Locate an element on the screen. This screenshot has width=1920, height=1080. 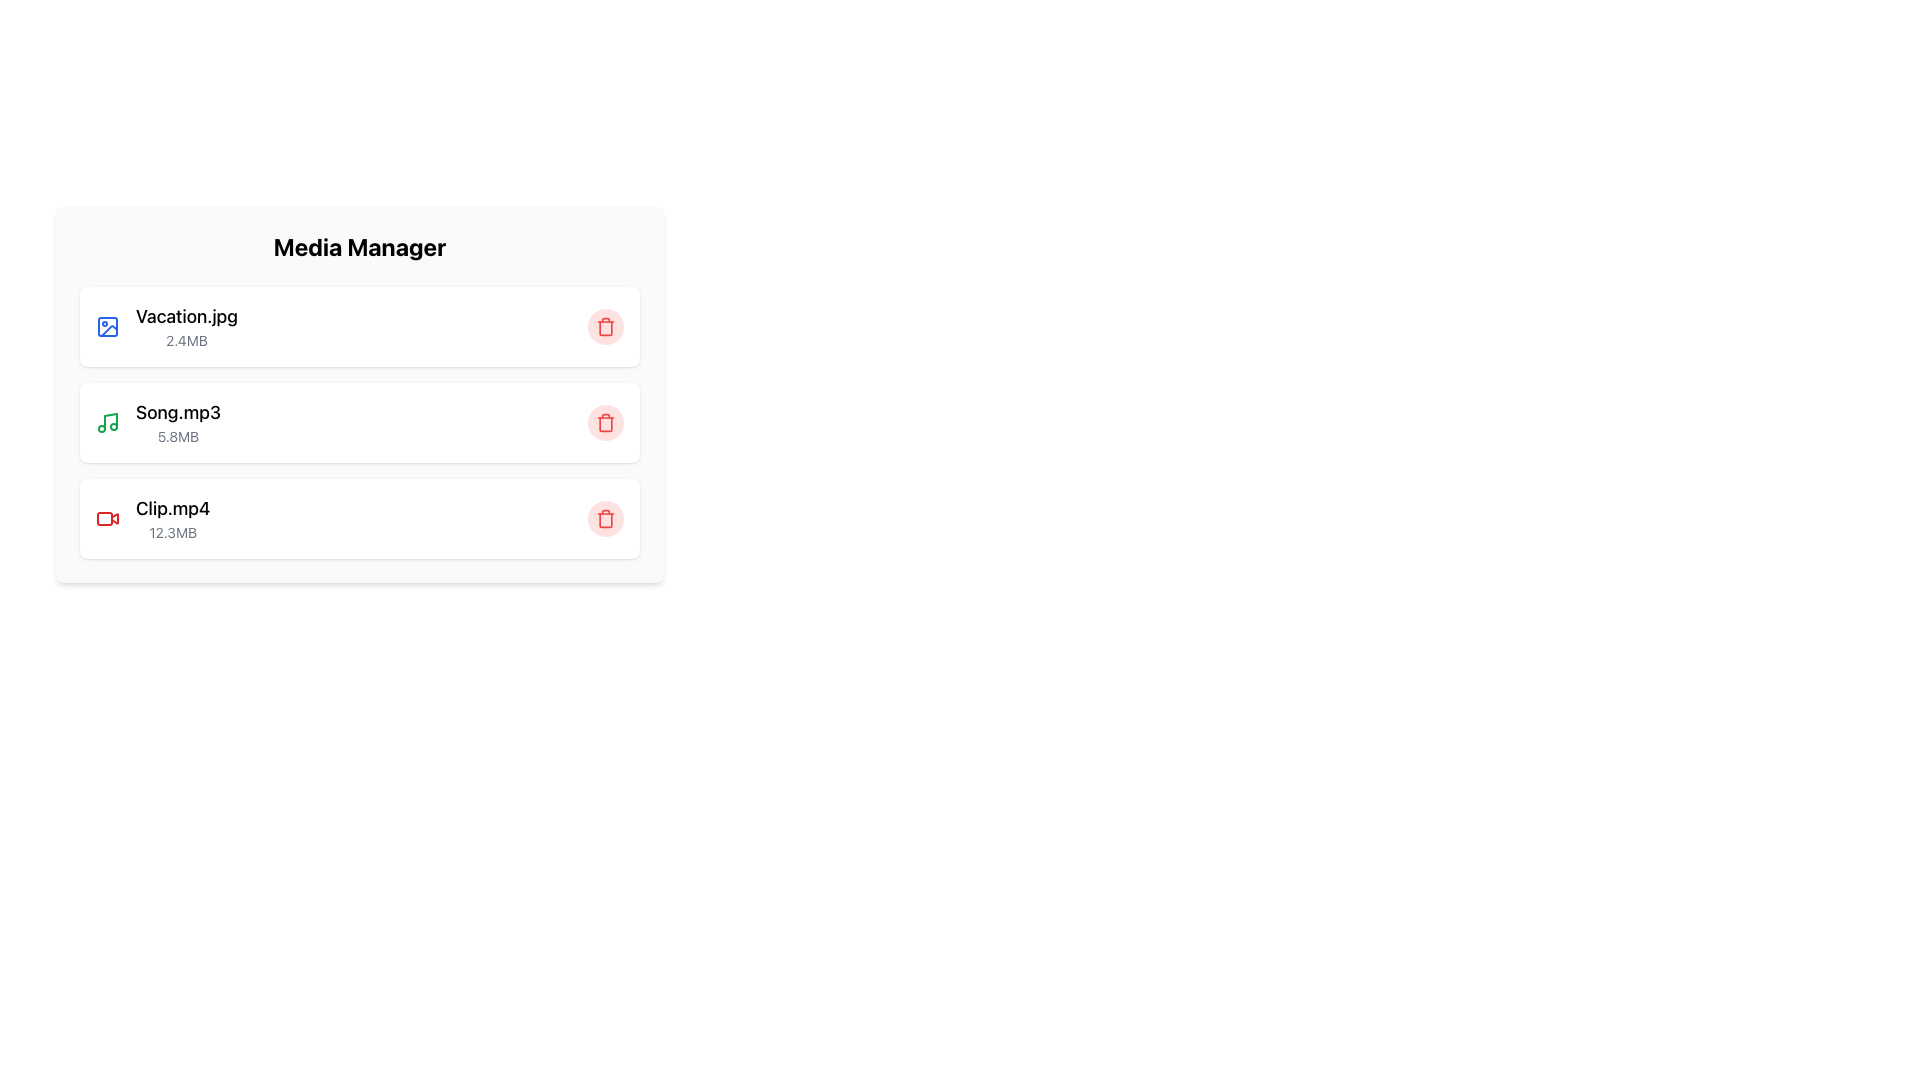
the text label displaying '2.4MB', which is located immediately below 'Vacation.jpg' in the file listing is located at coordinates (187, 339).